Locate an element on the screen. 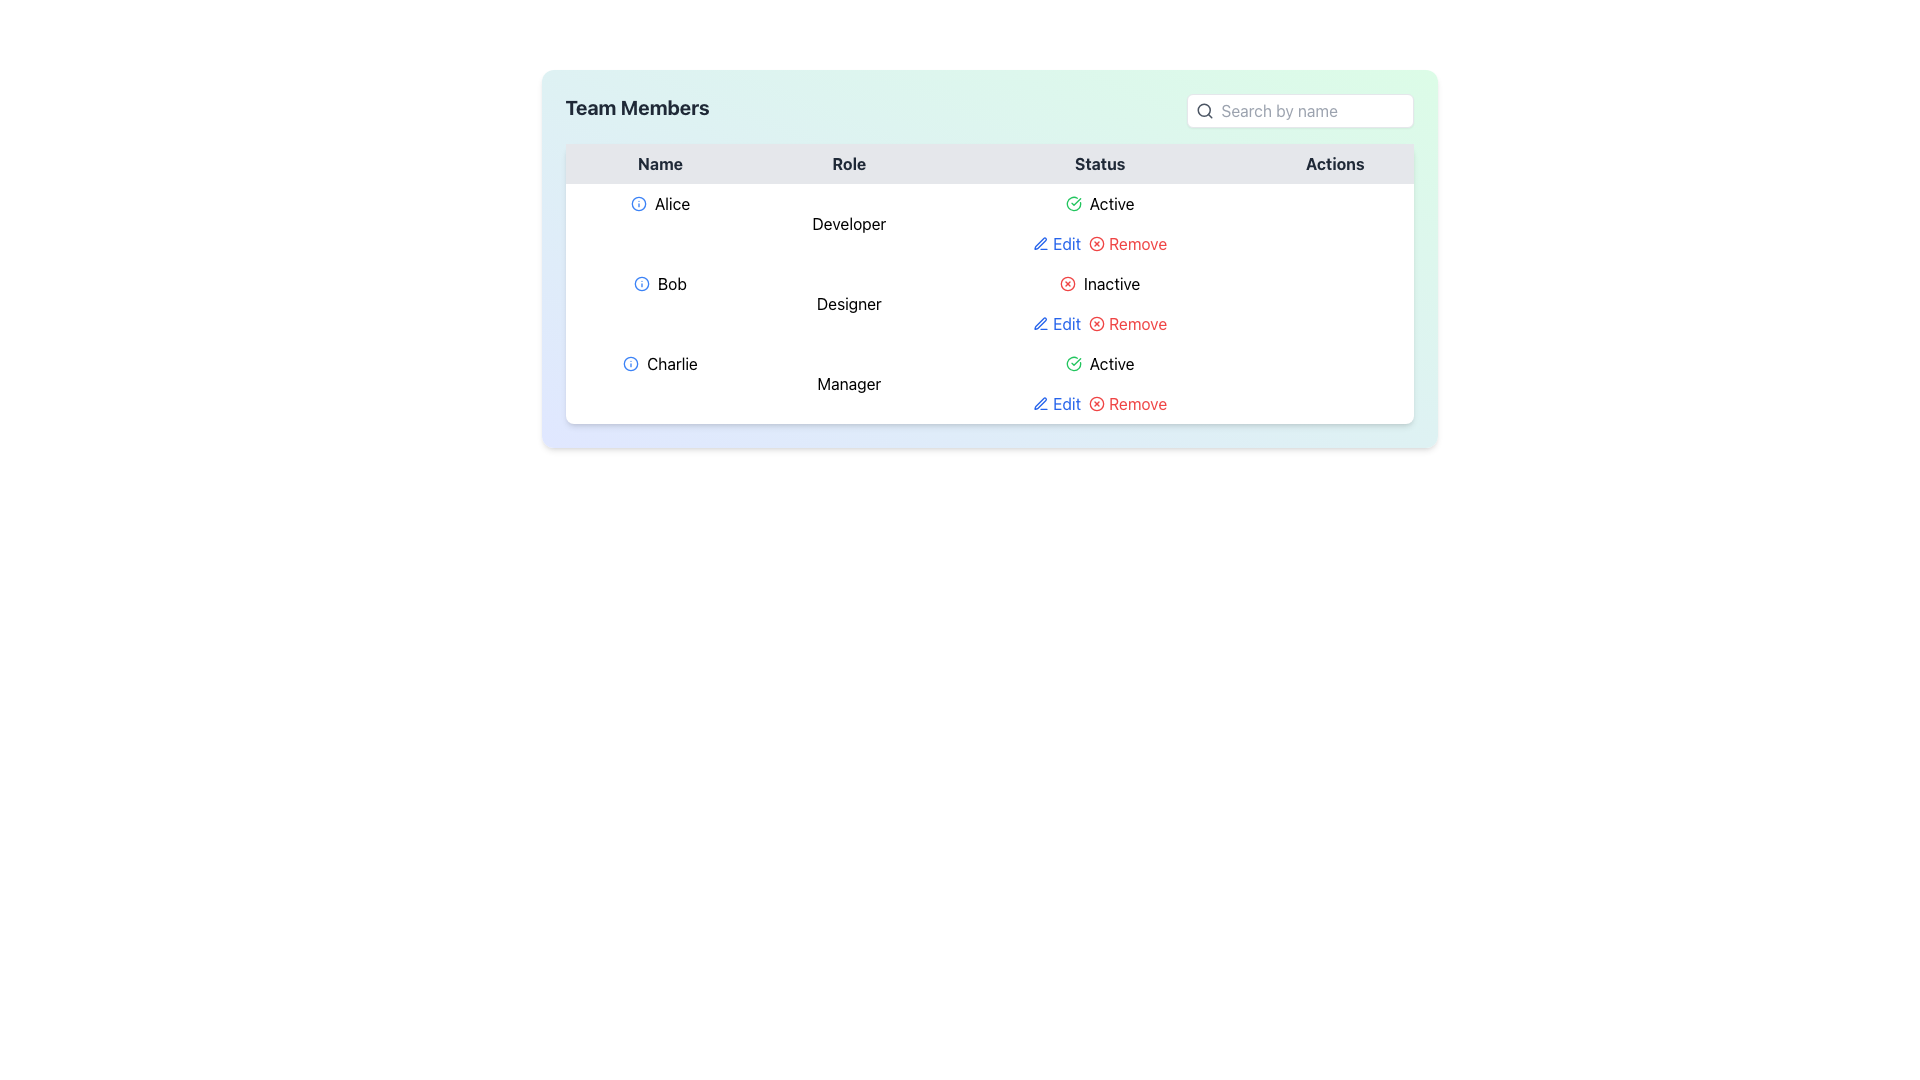  the 'Role' label for the row representing 'Bob' in the table, which indicates his role and is located between the 'Name' column ('Bob') and the 'Status' column ('Inactive') is located at coordinates (849, 304).